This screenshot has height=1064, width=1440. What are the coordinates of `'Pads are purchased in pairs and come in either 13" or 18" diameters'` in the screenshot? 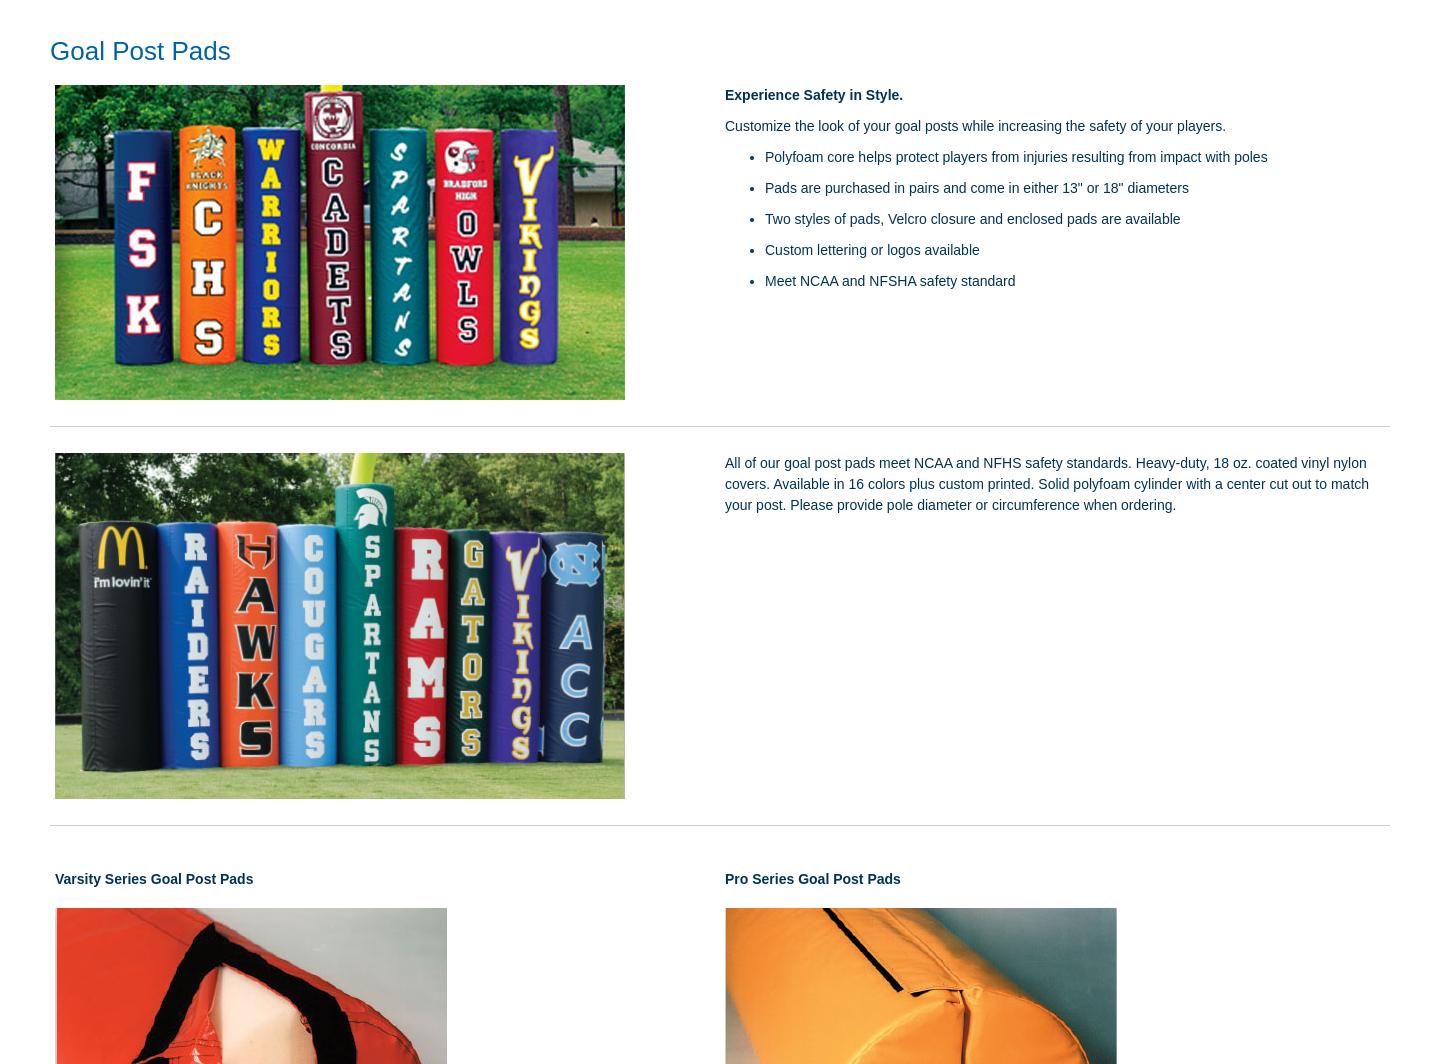 It's located at (975, 188).